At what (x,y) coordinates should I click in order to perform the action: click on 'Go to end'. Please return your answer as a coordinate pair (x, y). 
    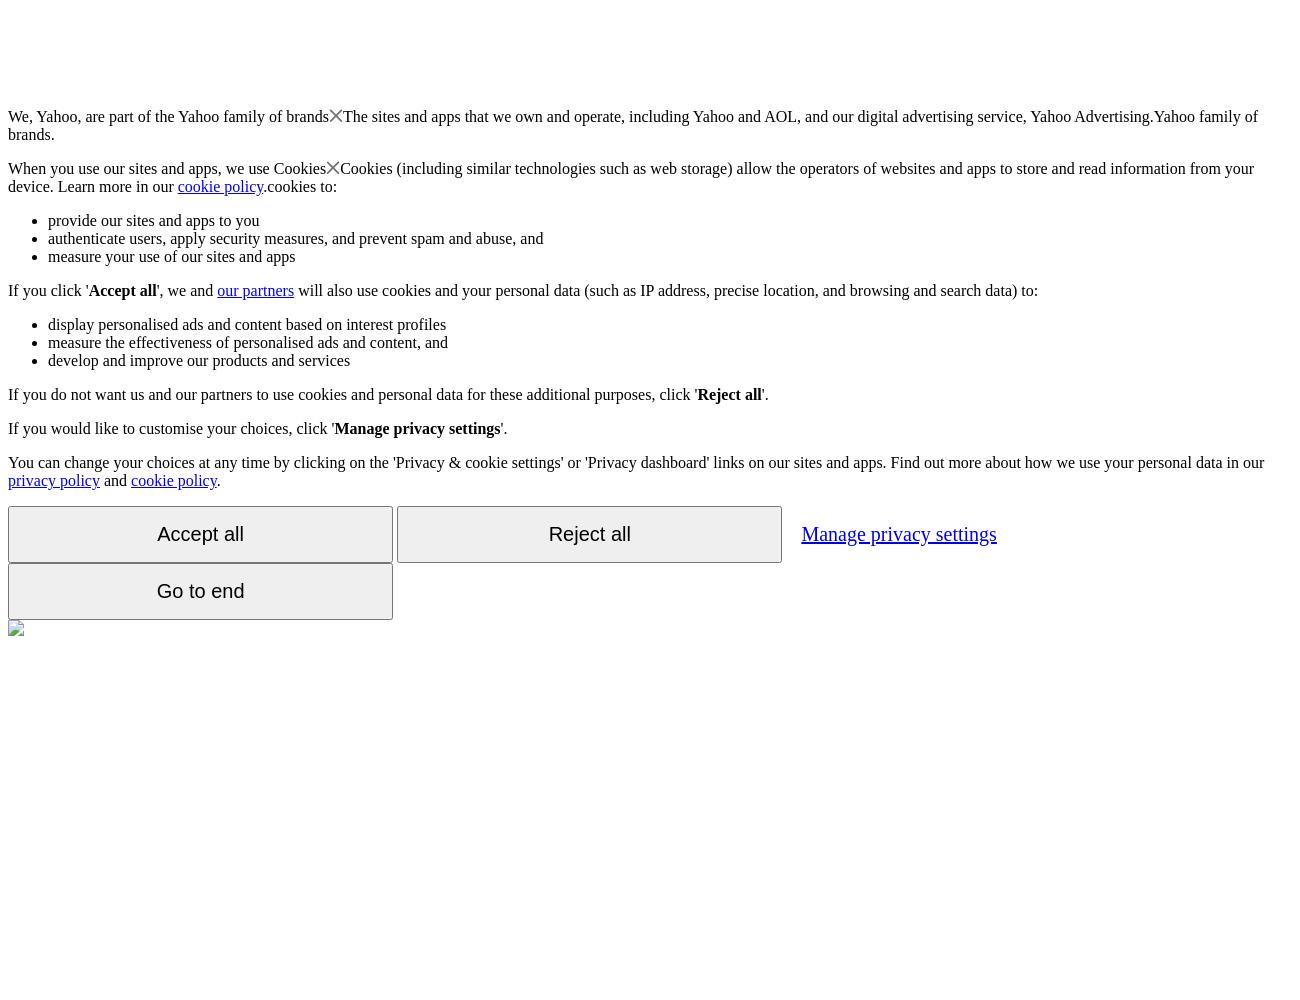
    Looking at the image, I should click on (199, 590).